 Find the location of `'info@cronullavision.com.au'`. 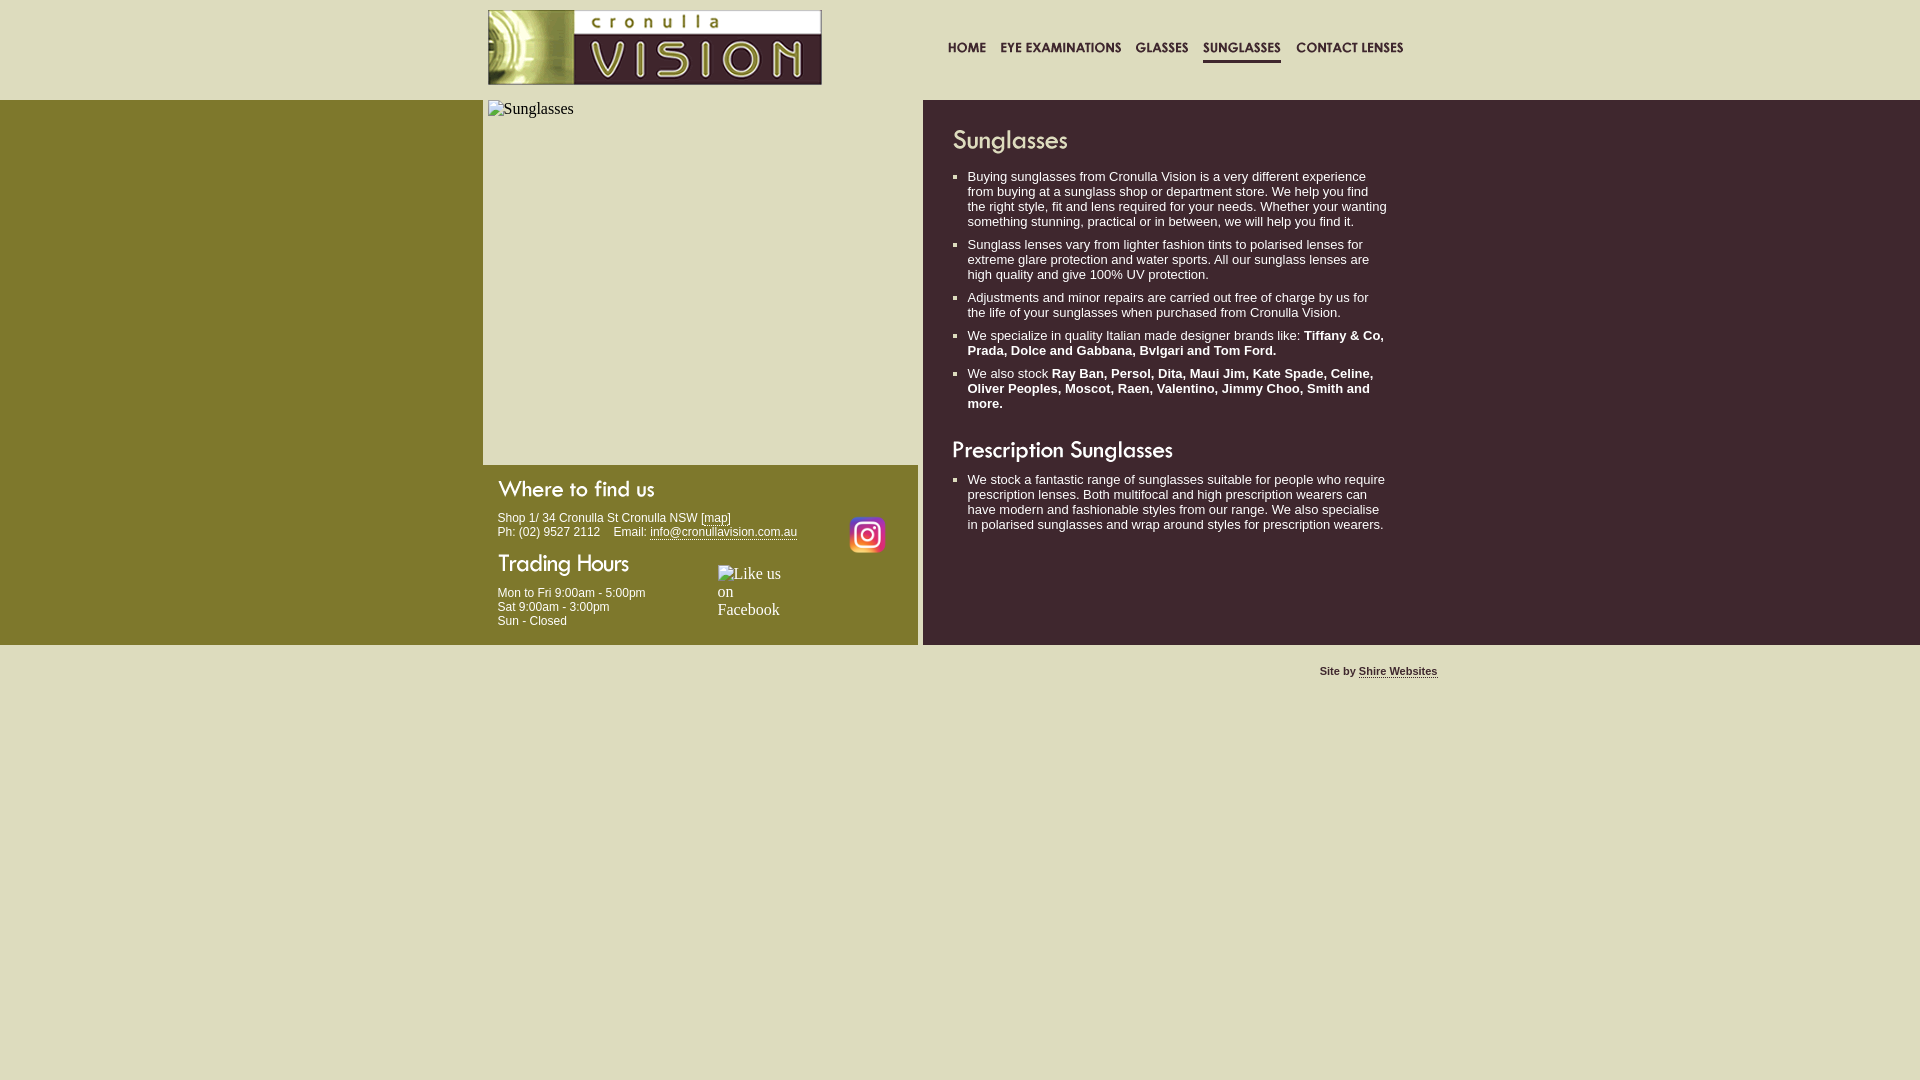

'info@cronullavision.com.au' is located at coordinates (722, 531).